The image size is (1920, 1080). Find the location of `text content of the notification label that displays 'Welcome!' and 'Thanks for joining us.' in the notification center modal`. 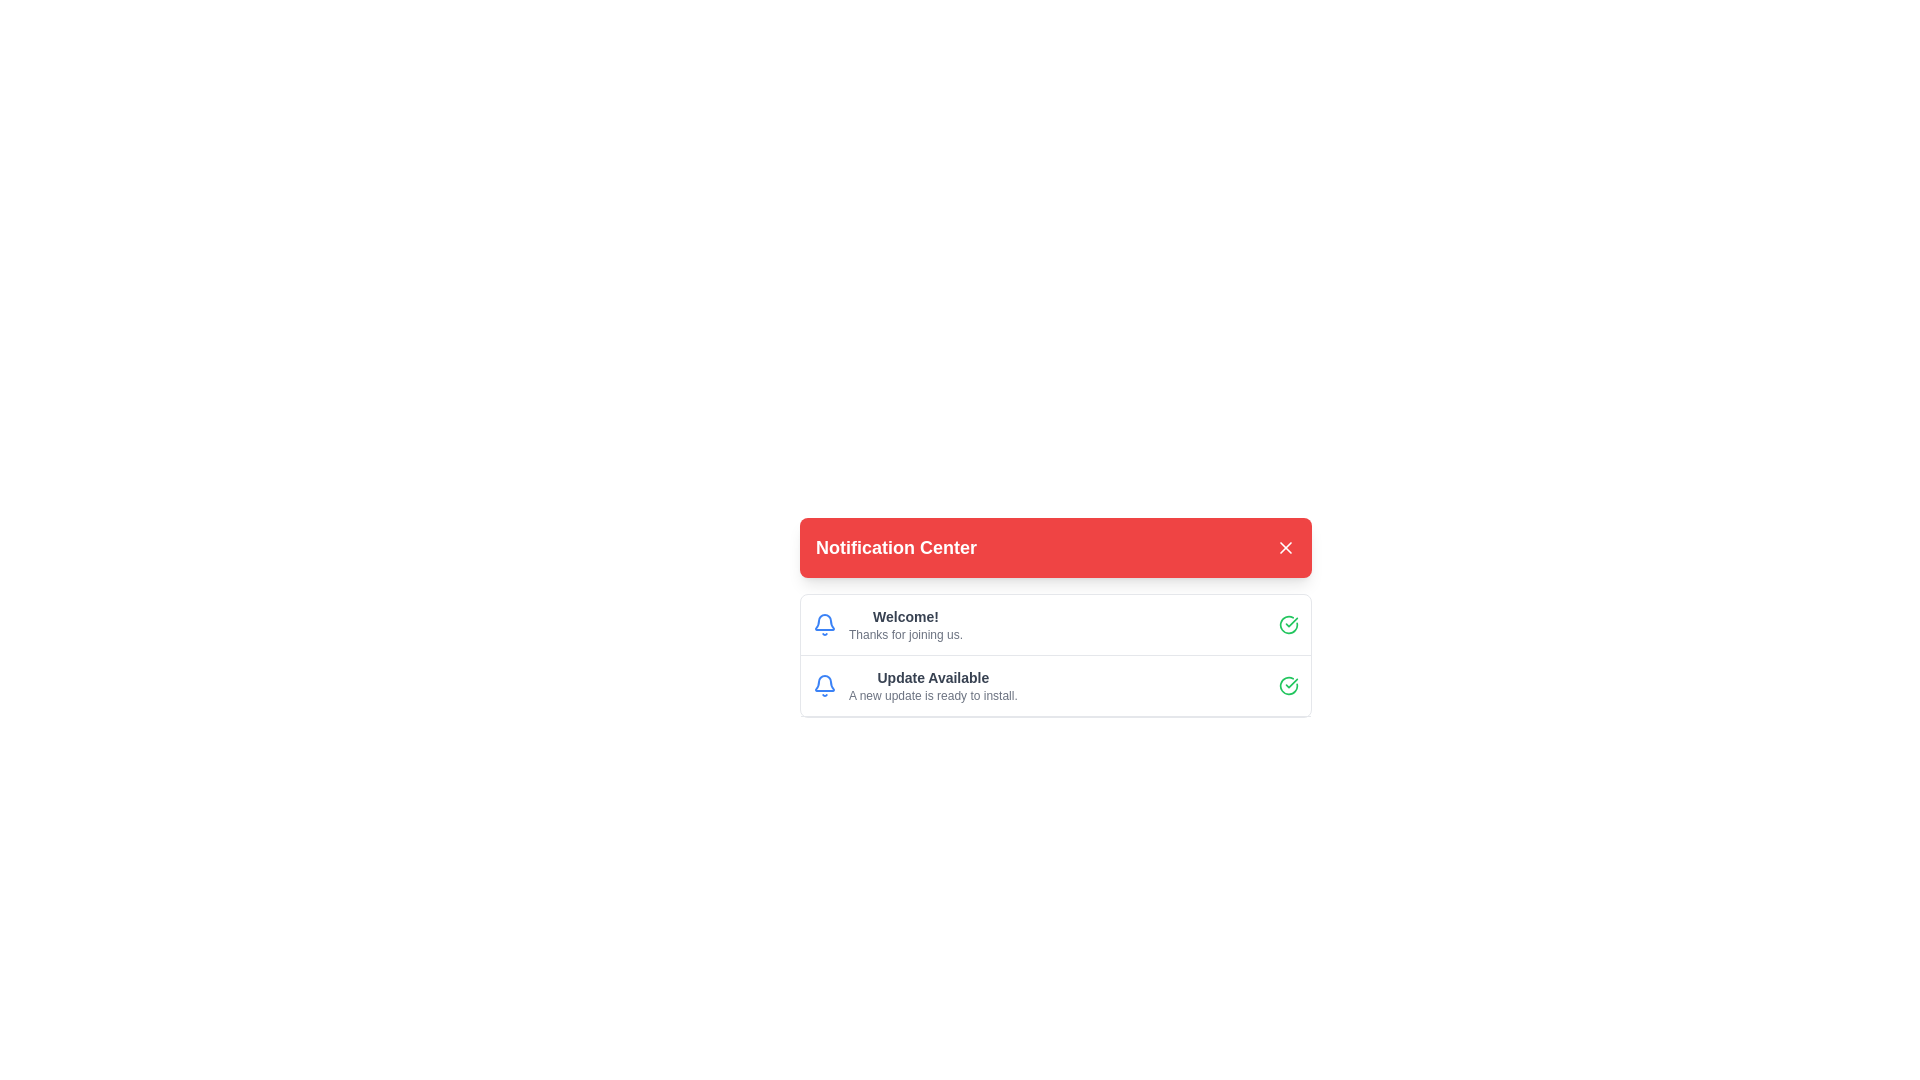

text content of the notification label that displays 'Welcome!' and 'Thanks for joining us.' in the notification center modal is located at coordinates (905, 623).